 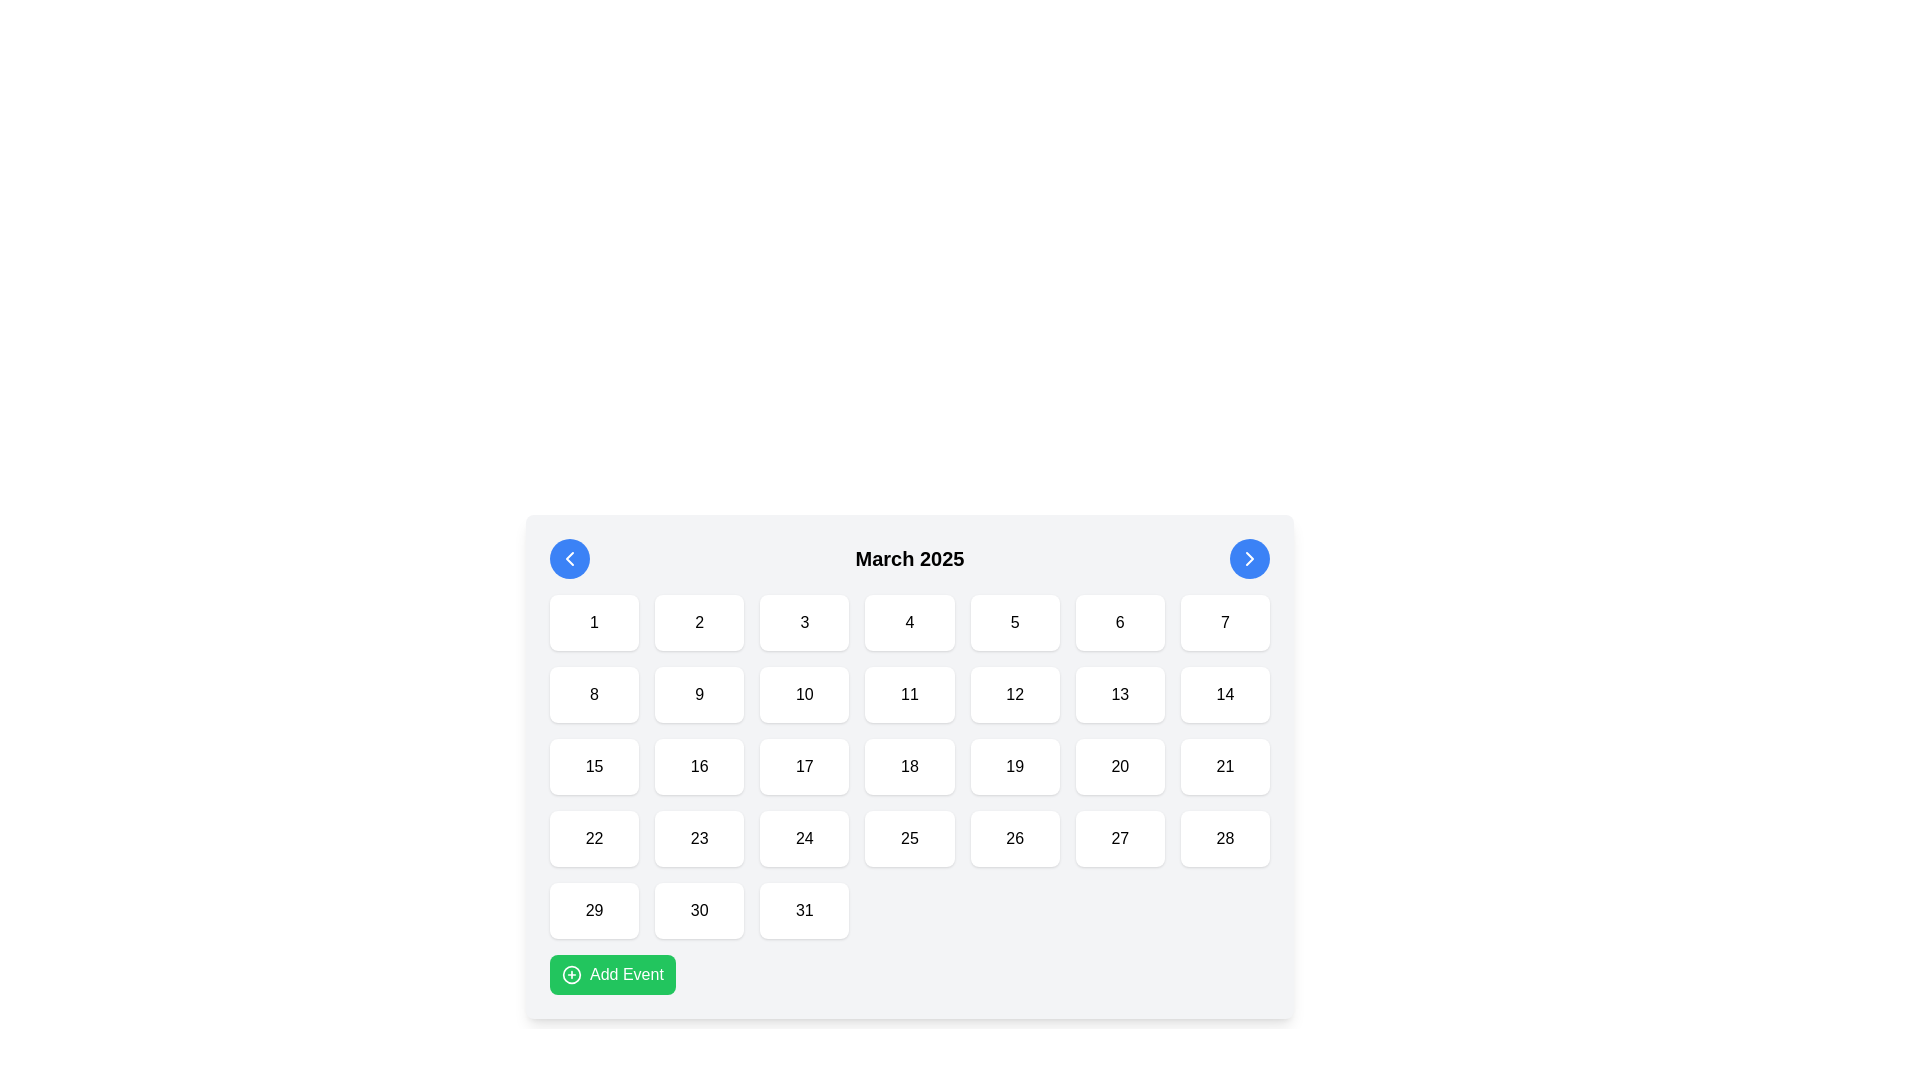 What do you see at coordinates (909, 766) in the screenshot?
I see `a date within the Calendar Component` at bounding box center [909, 766].